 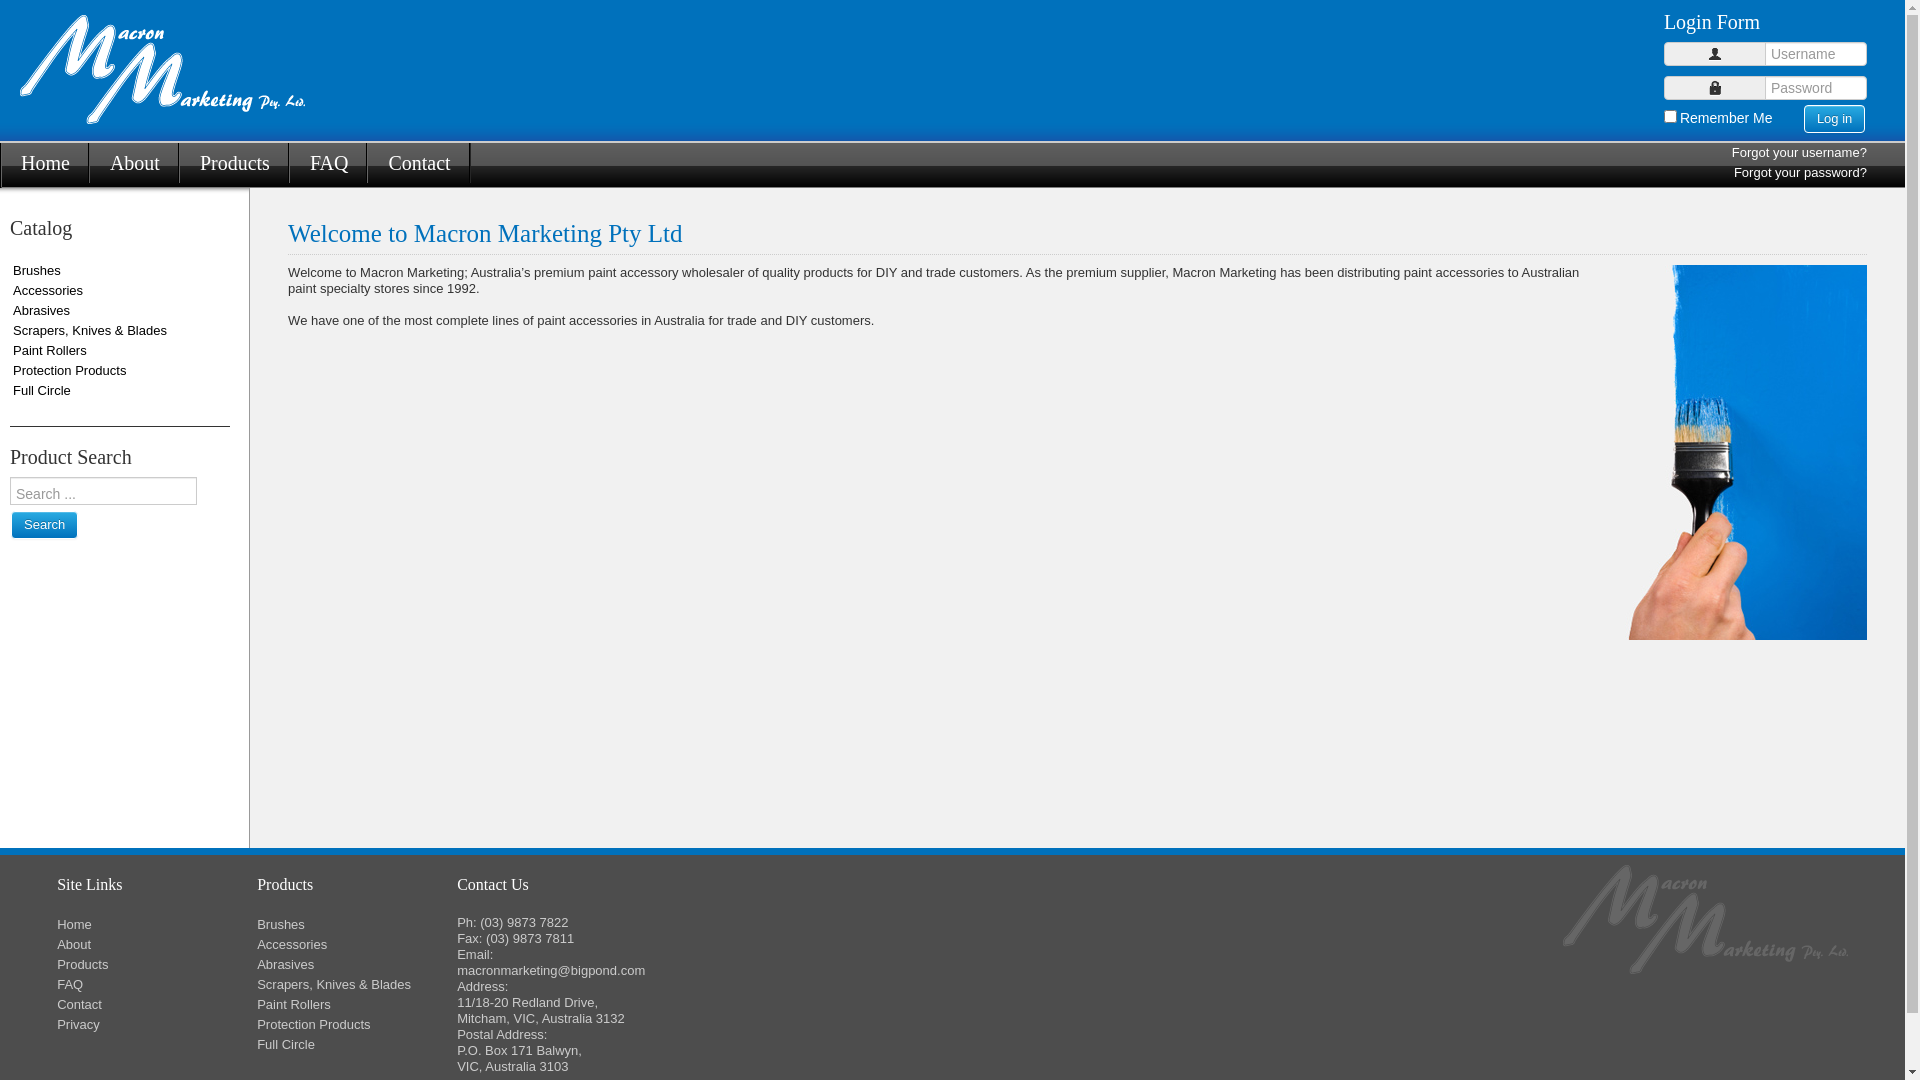 What do you see at coordinates (1713, 53) in the screenshot?
I see `'Username'` at bounding box center [1713, 53].